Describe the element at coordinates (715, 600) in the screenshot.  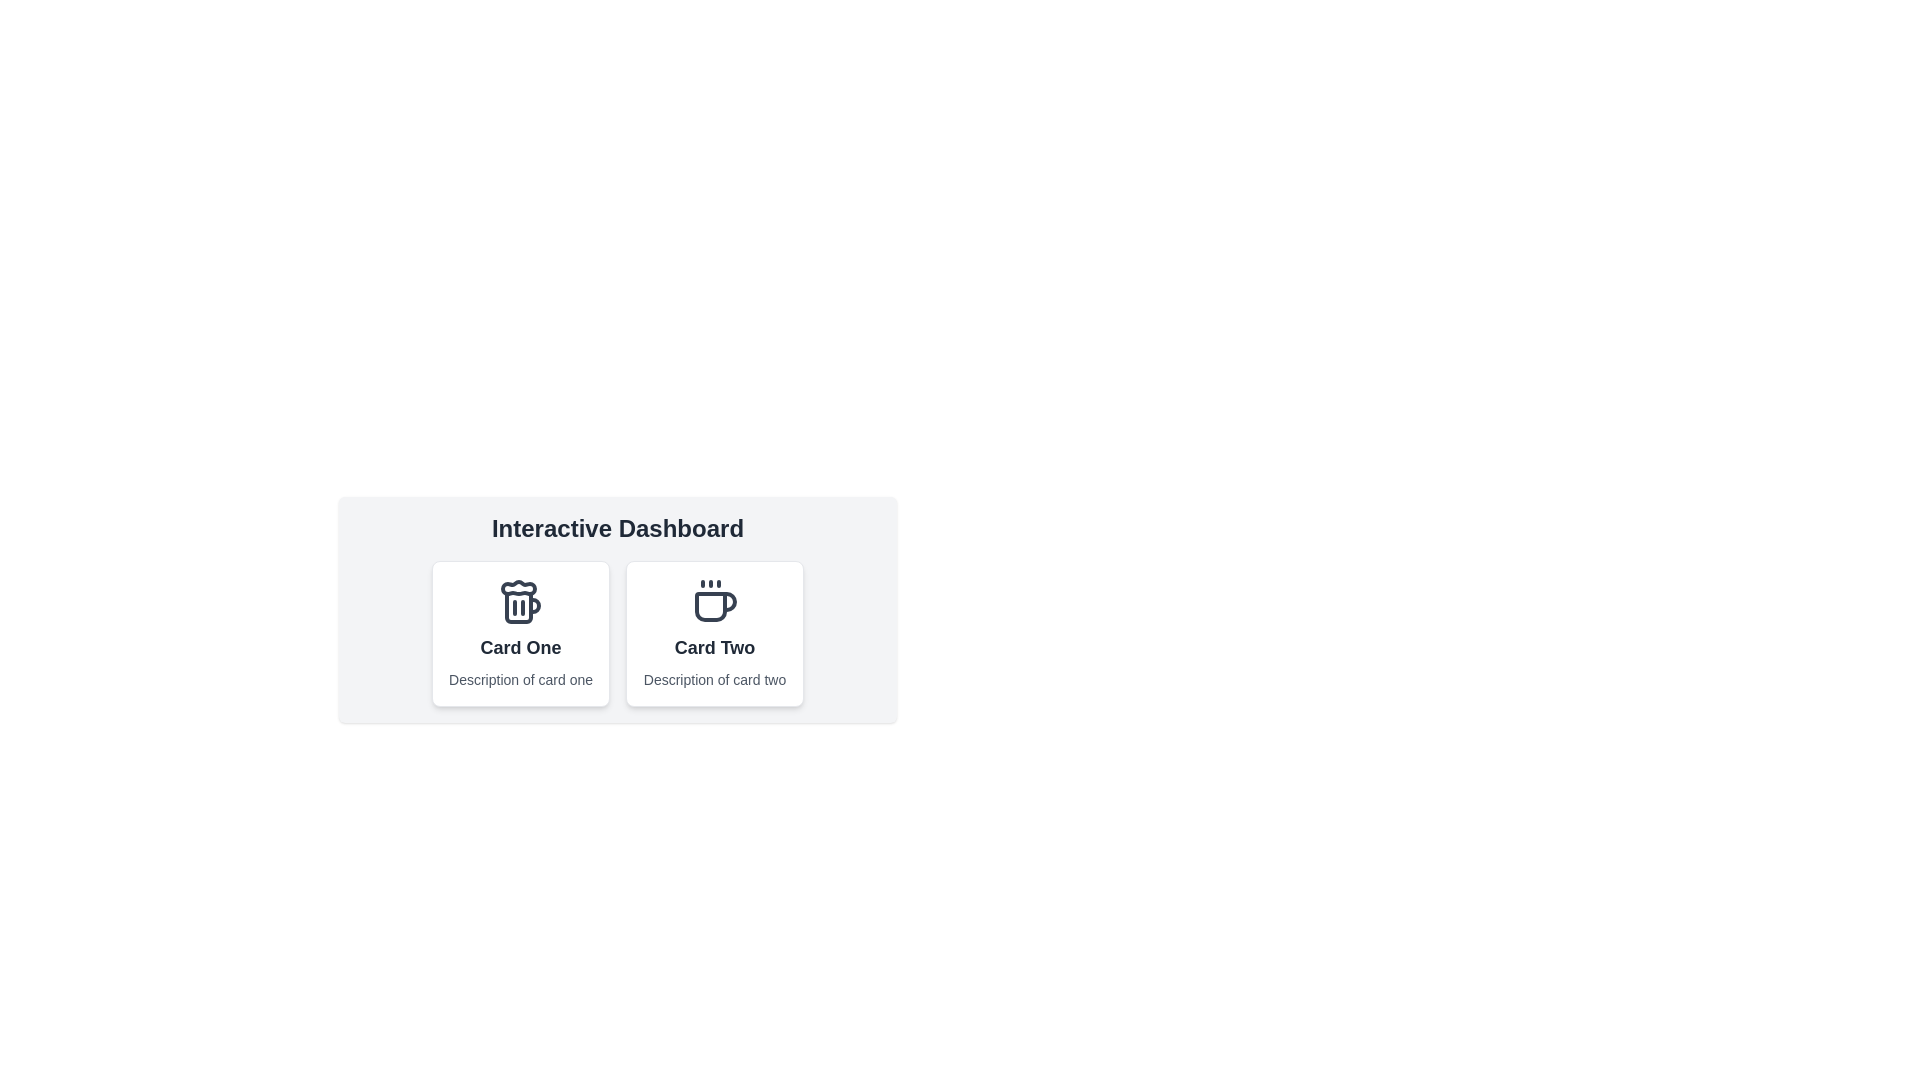
I see `the decorative coffee icon located in 'Card Two' beneath the heading 'Interactive Dashboard'. This icon is prominently positioned near the top of the card, above the text content` at that location.